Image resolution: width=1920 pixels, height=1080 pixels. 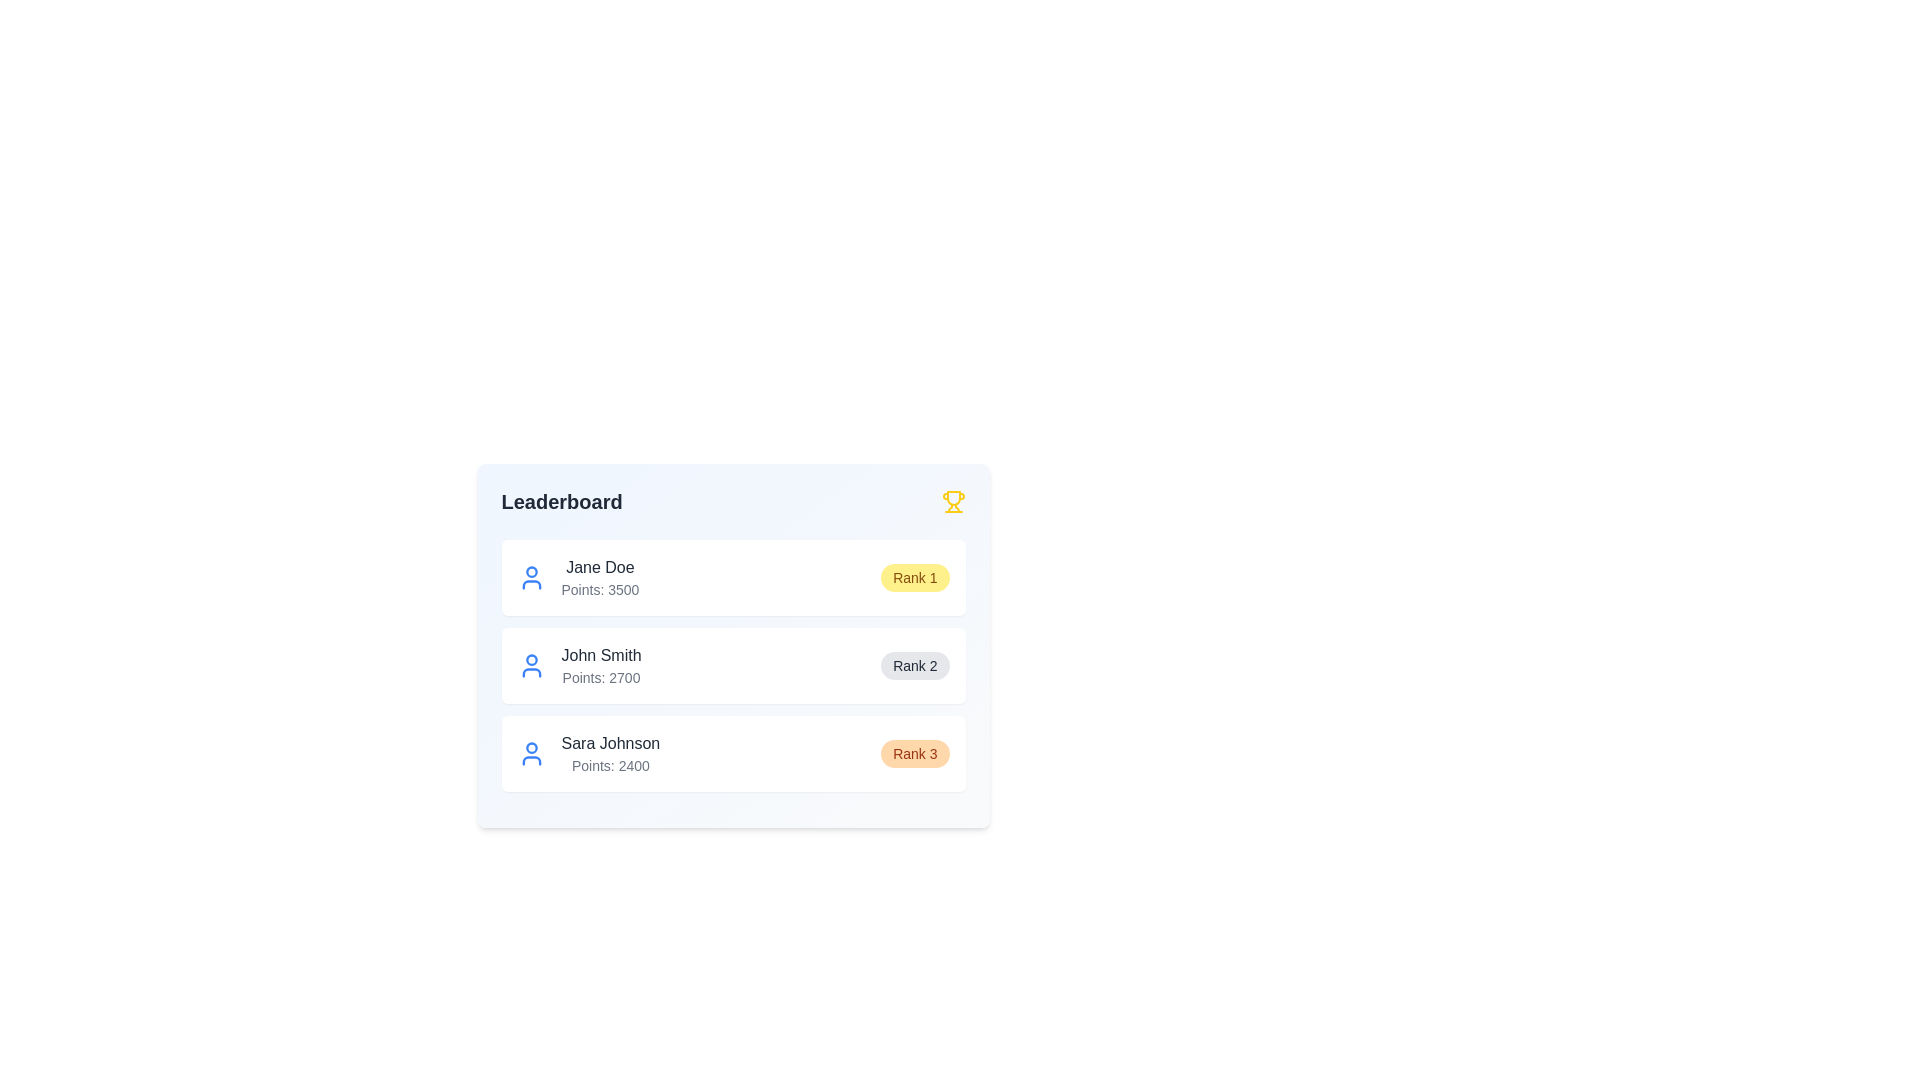 What do you see at coordinates (732, 666) in the screenshot?
I see `the Leaderboard Item representing the profile of 'John Smith', which displays '2700' points and 'Rank 2' badge` at bounding box center [732, 666].